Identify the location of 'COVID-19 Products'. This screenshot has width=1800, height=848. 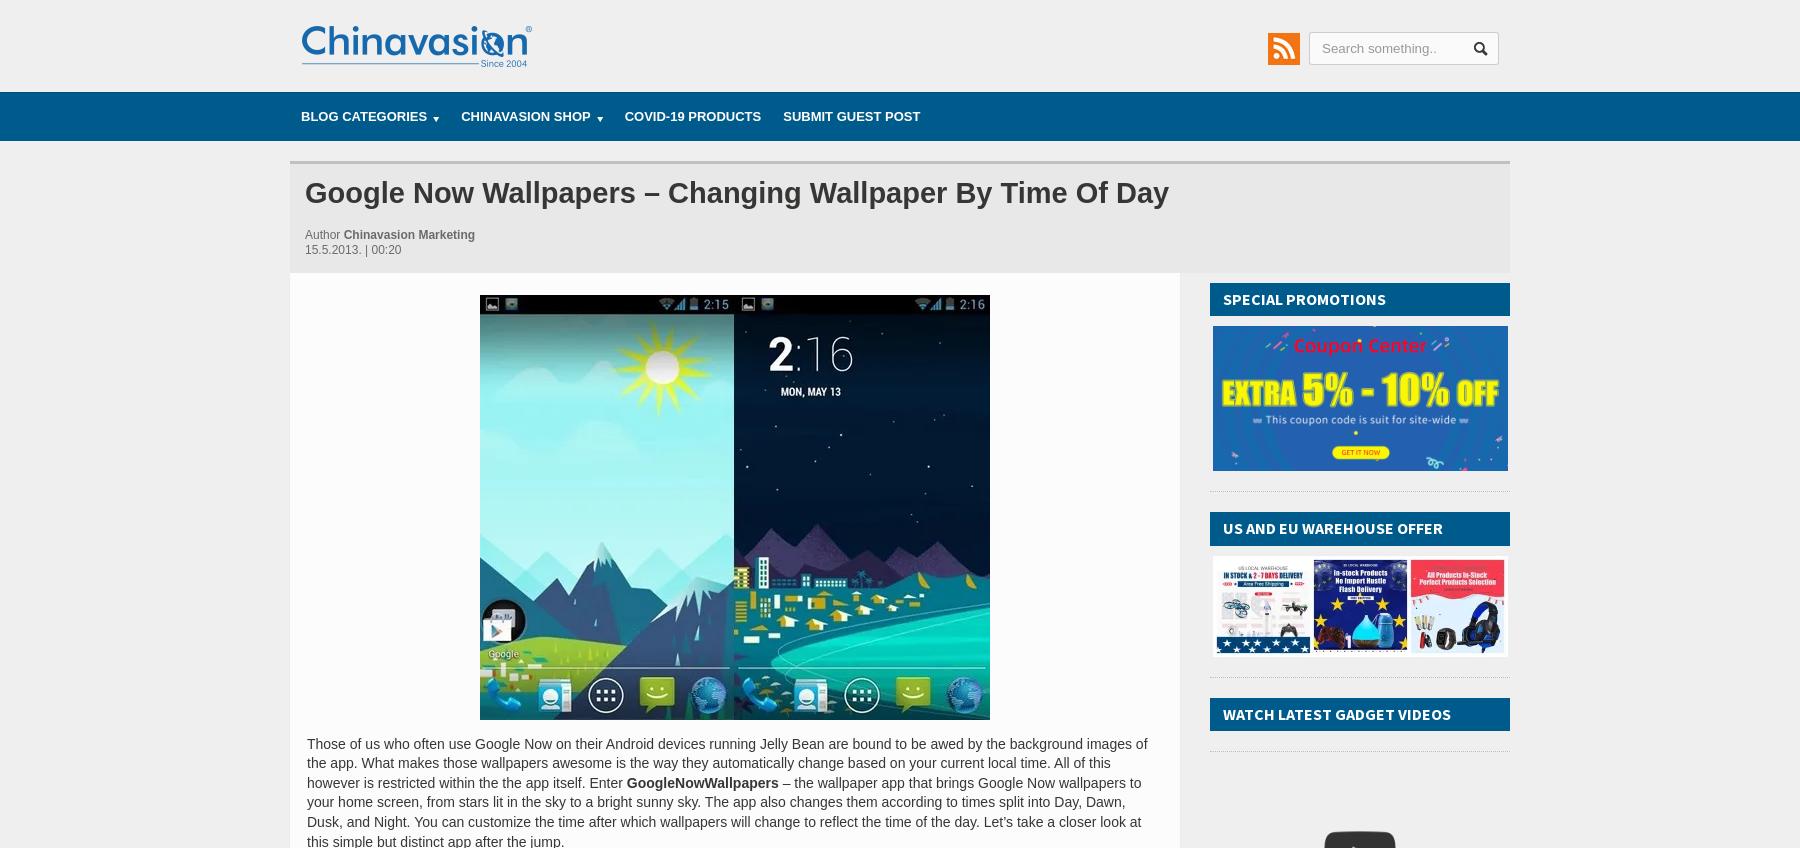
(691, 115).